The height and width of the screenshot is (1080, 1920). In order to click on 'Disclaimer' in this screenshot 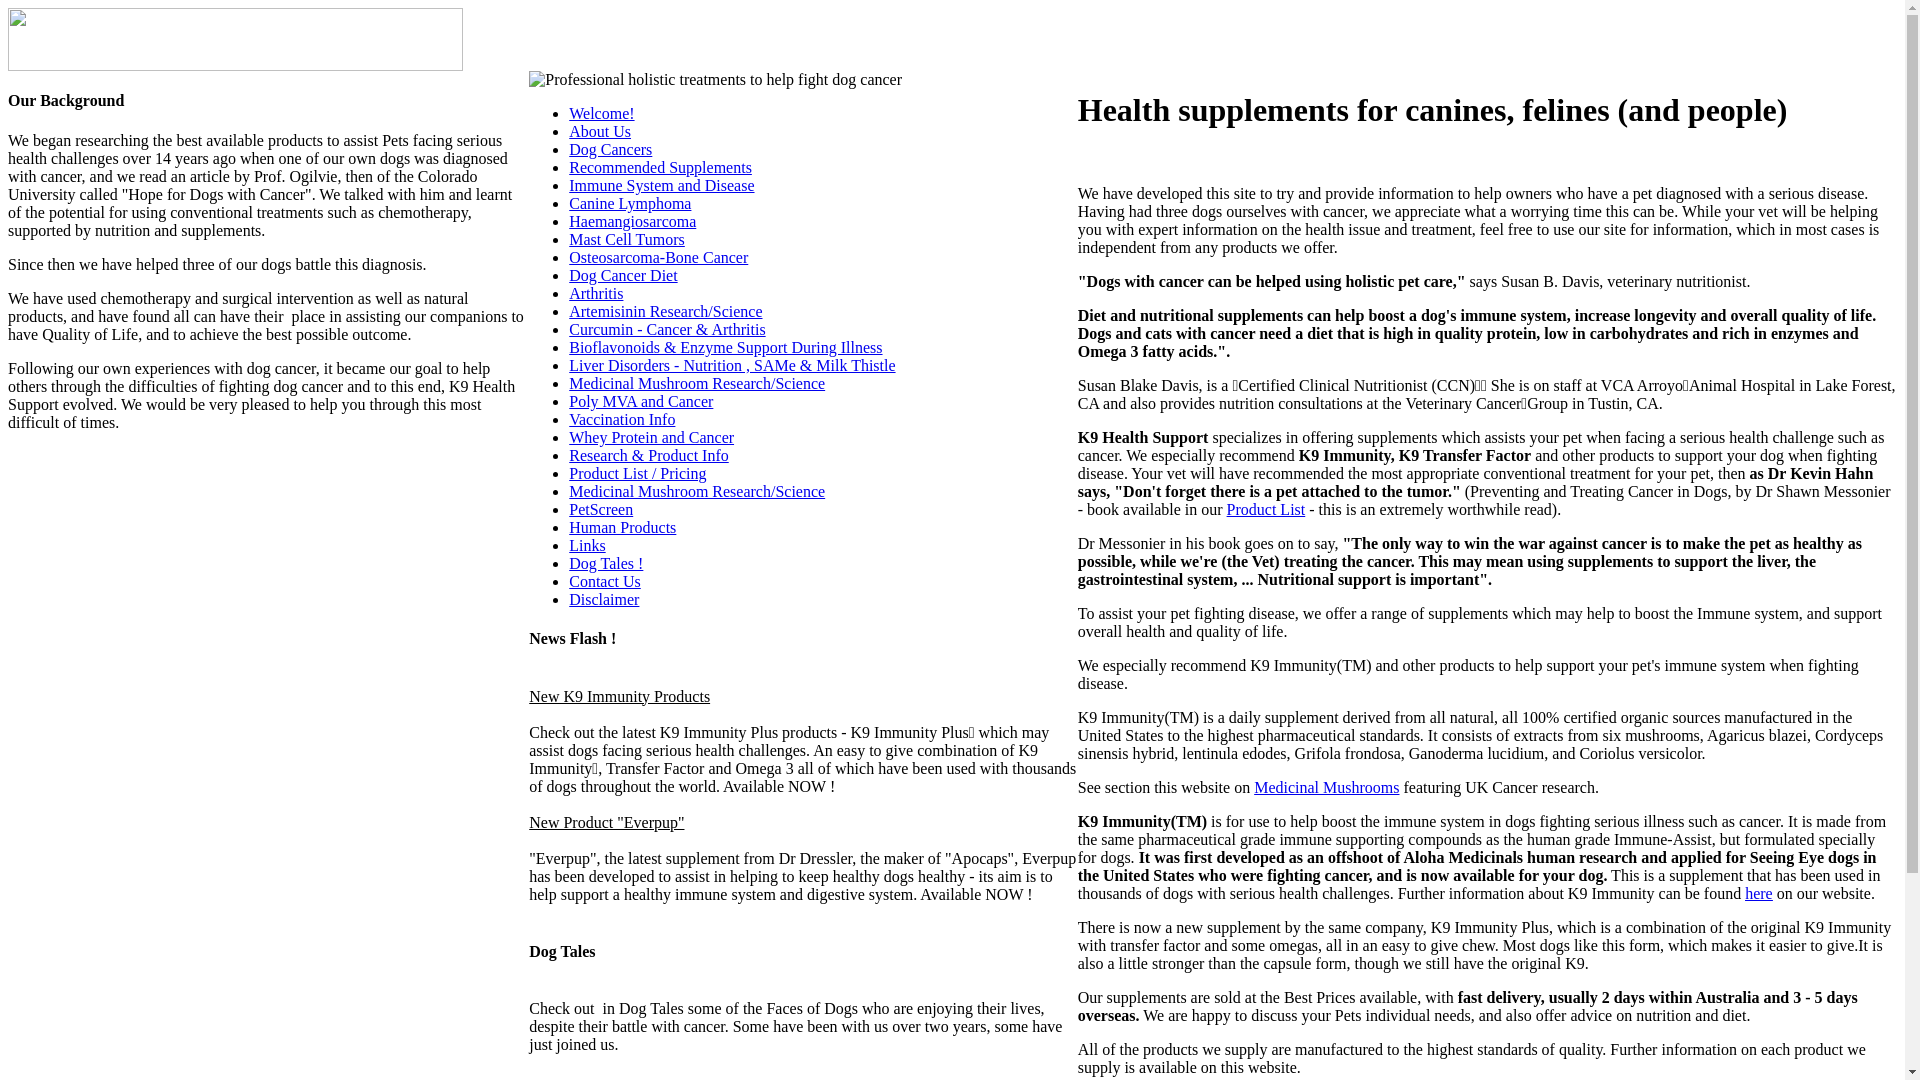, I will do `click(603, 598)`.